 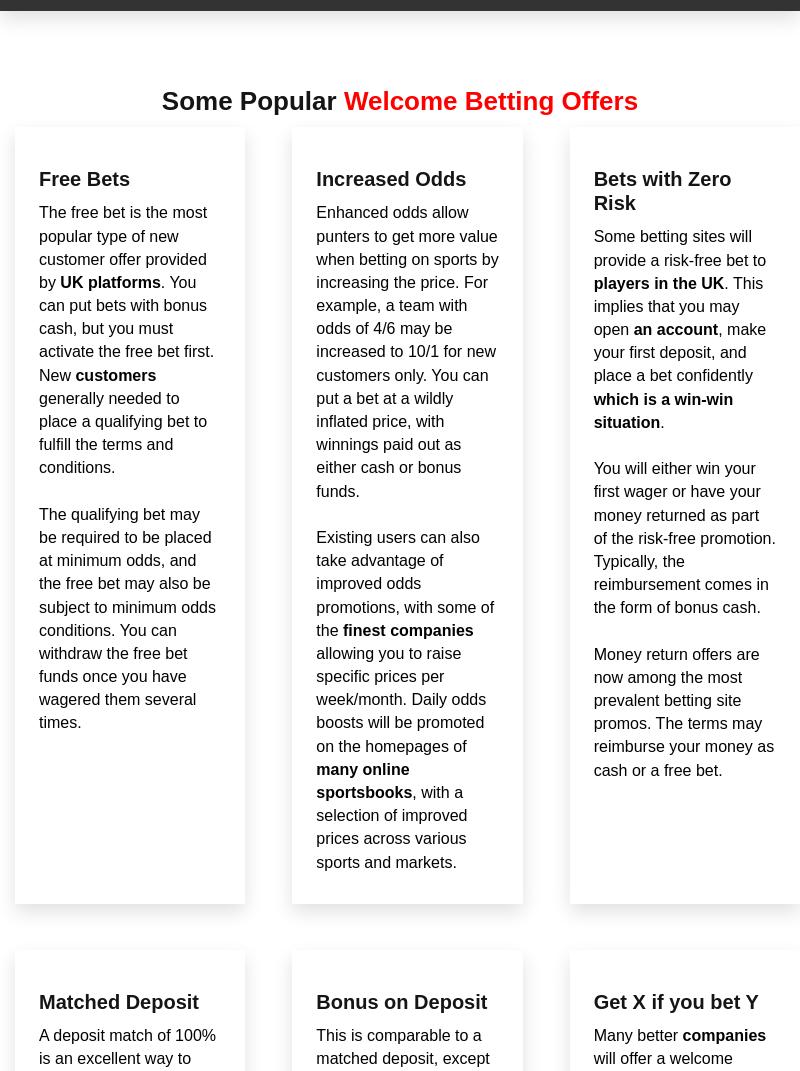 What do you see at coordinates (723, 1035) in the screenshot?
I see `'companies'` at bounding box center [723, 1035].